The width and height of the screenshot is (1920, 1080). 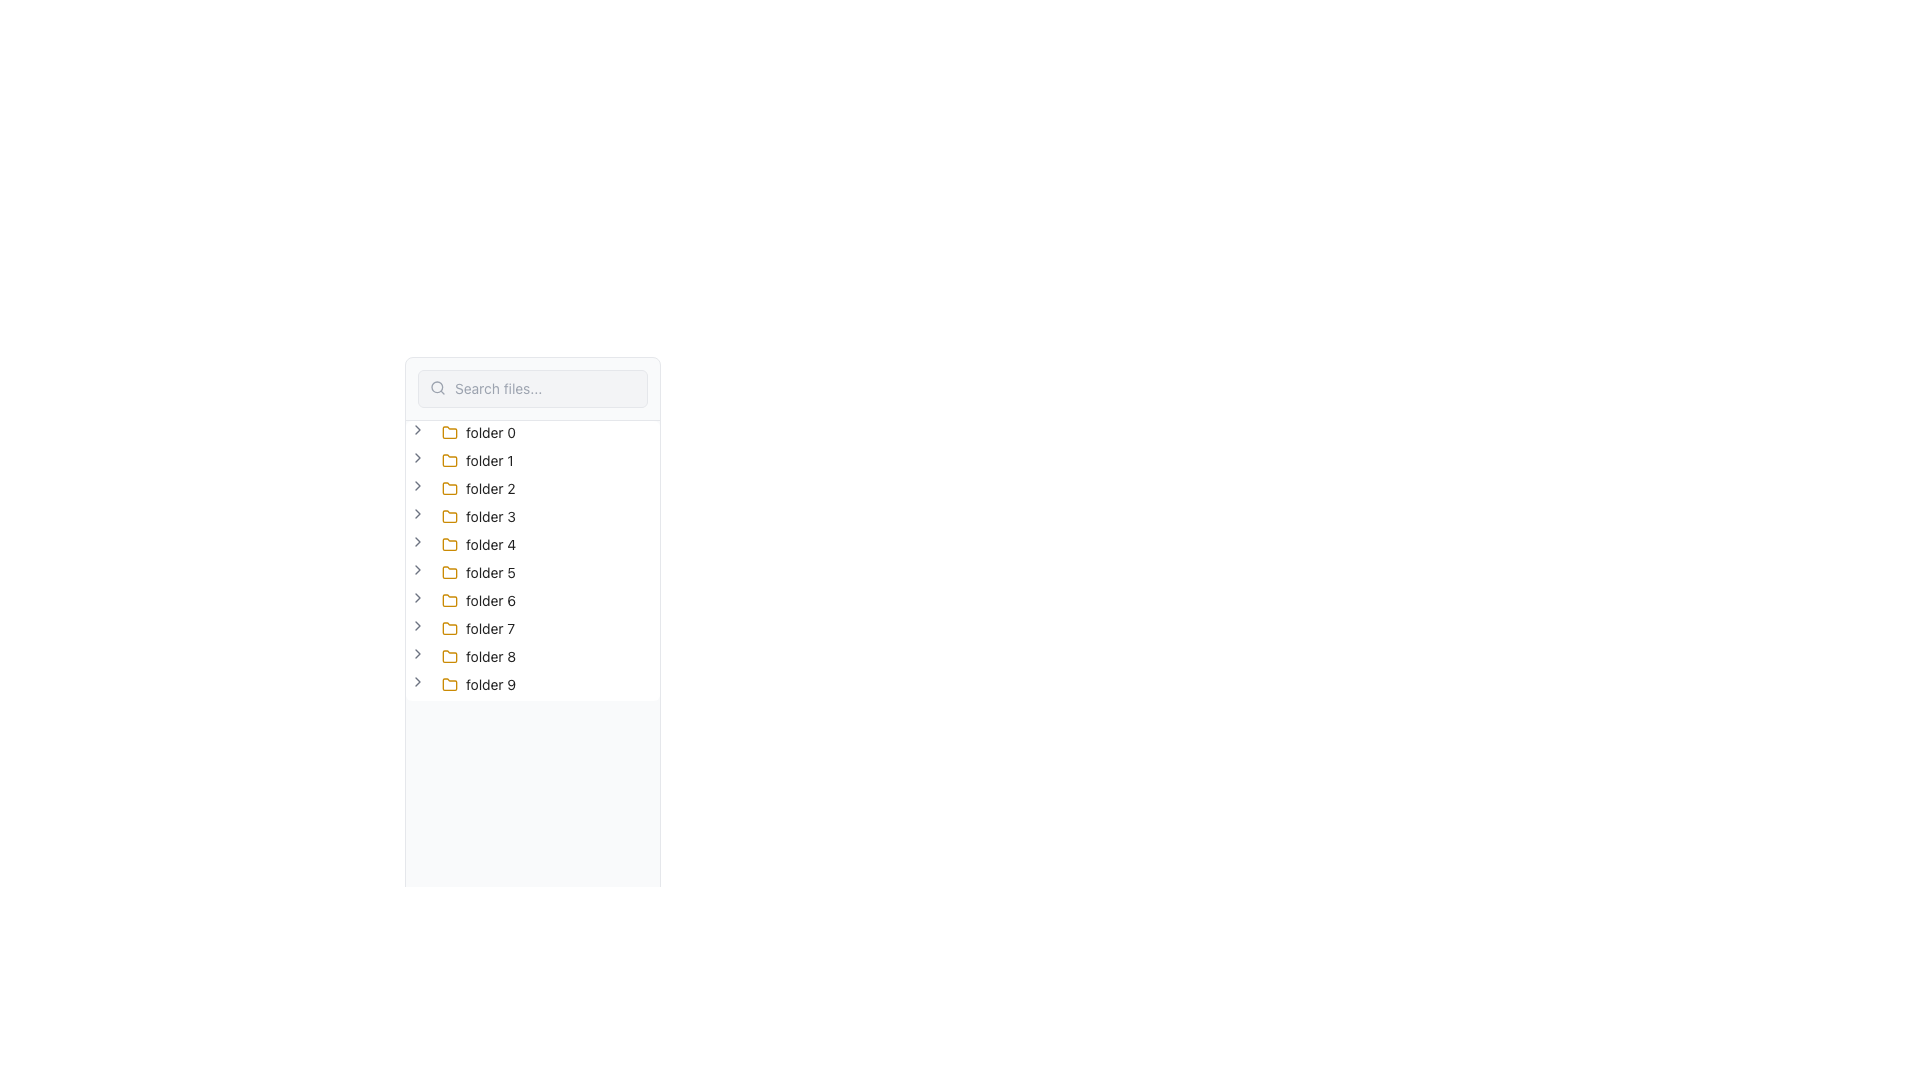 I want to click on the folder icon associated with the label 'folder 6', which is positioned in the sixth position of the list, so click(x=449, y=600).